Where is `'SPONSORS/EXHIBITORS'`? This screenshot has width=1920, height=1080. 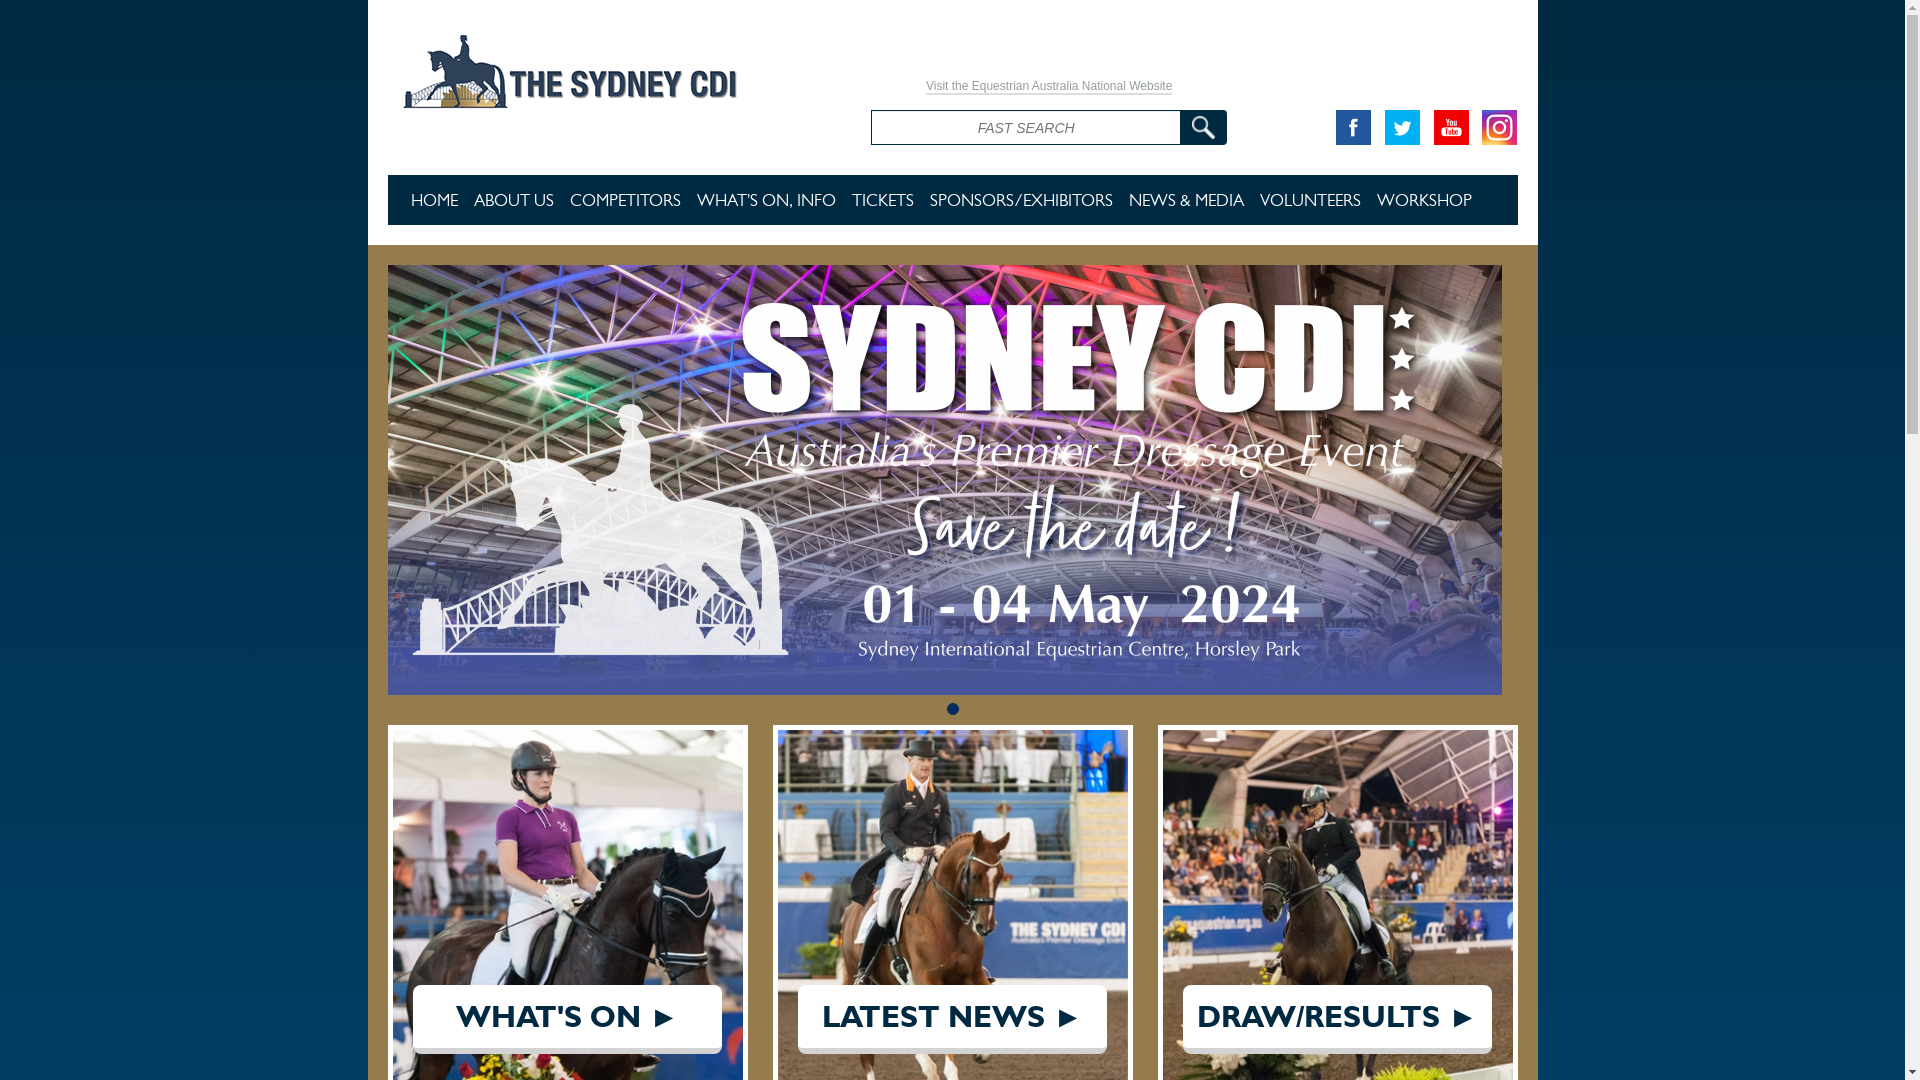 'SPONSORS/EXHIBITORS' is located at coordinates (1021, 200).